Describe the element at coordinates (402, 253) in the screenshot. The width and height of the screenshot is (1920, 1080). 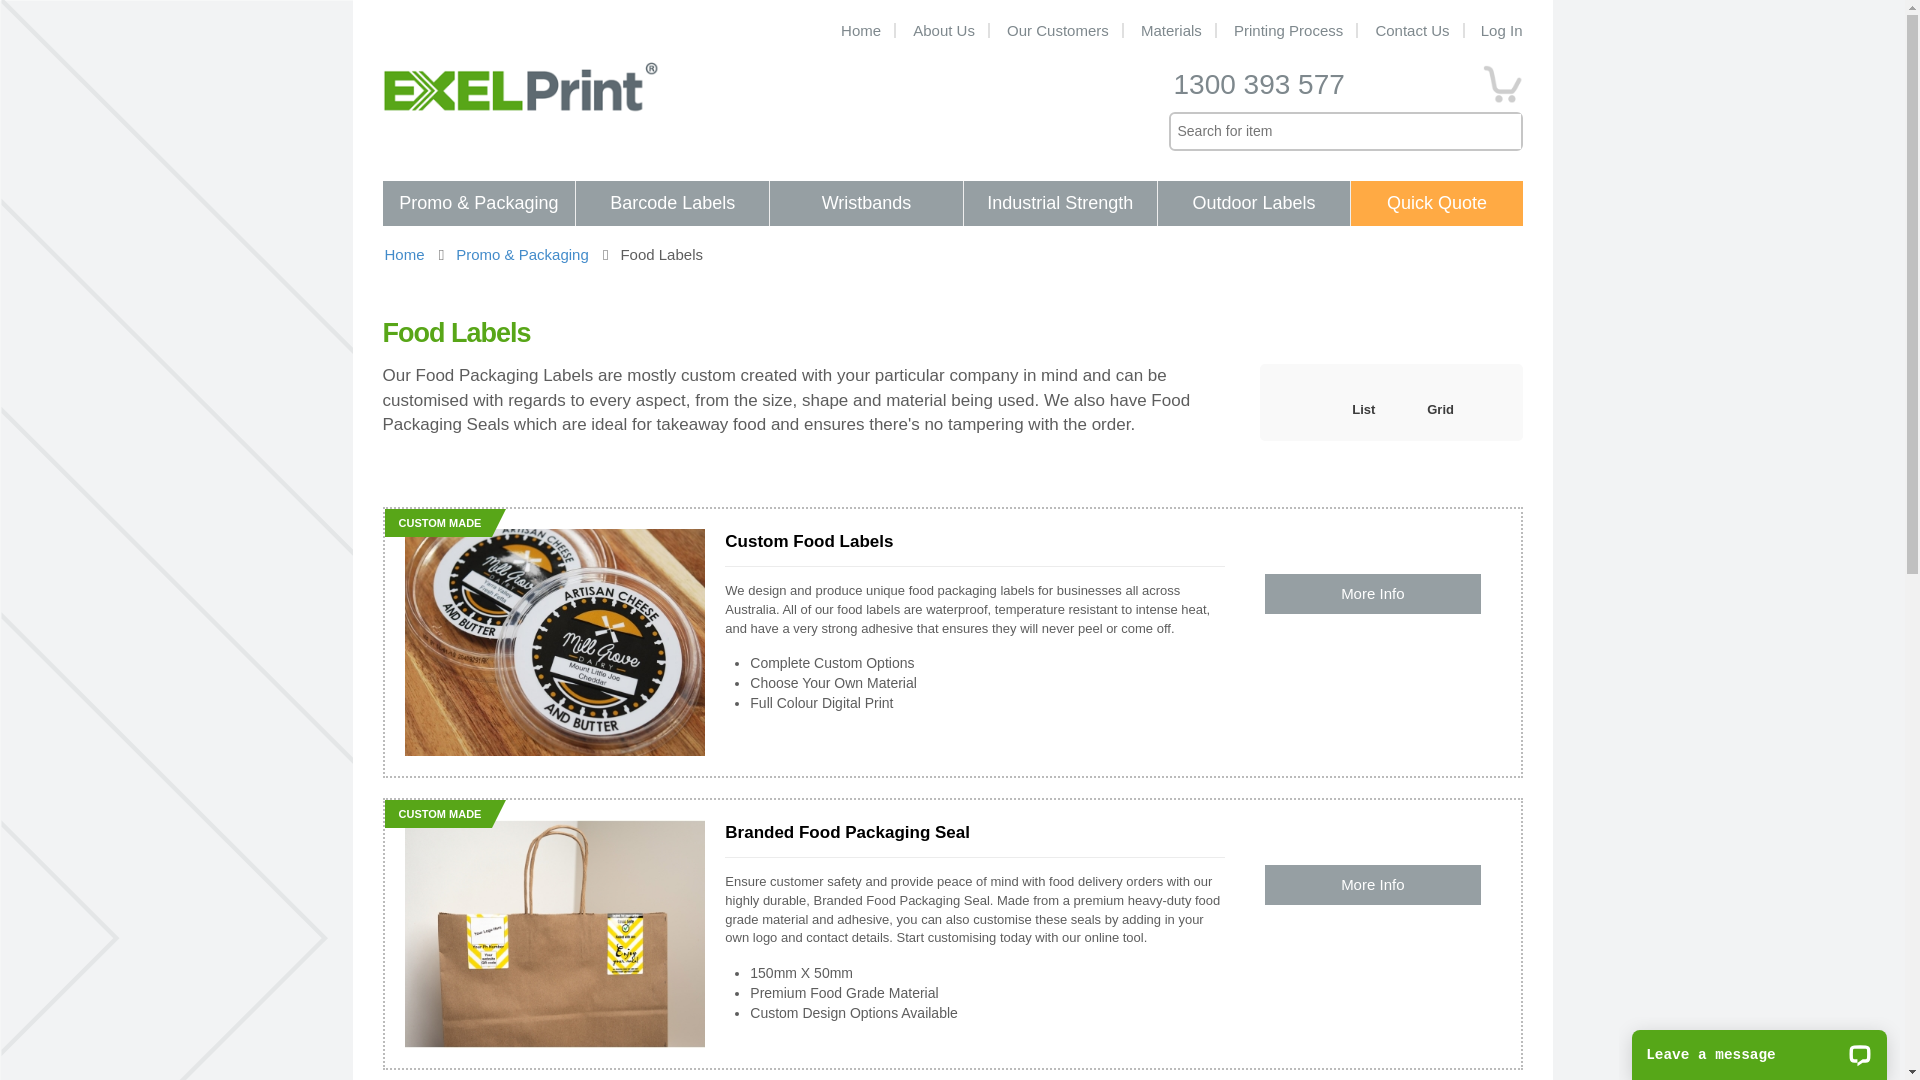
I see `'Home'` at that location.